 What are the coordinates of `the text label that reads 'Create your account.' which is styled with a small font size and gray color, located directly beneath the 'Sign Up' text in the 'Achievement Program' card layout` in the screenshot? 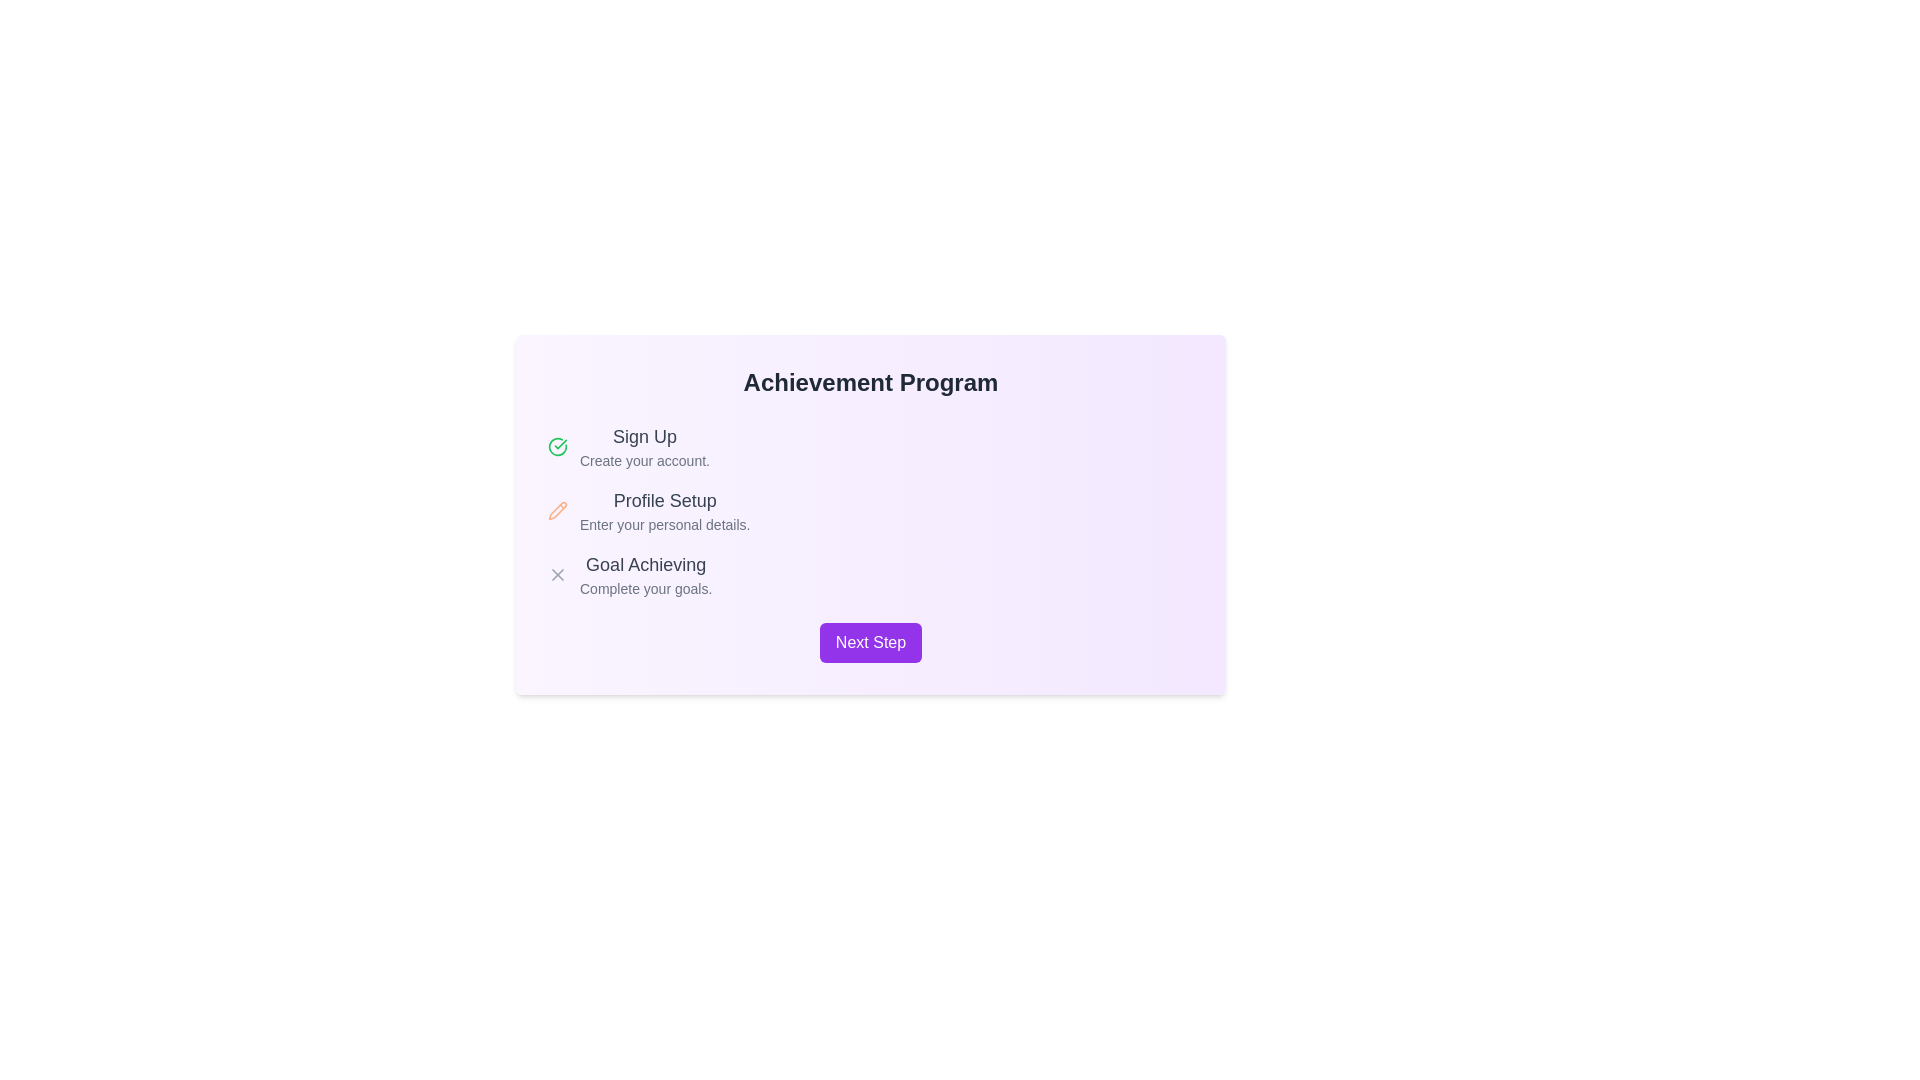 It's located at (644, 461).